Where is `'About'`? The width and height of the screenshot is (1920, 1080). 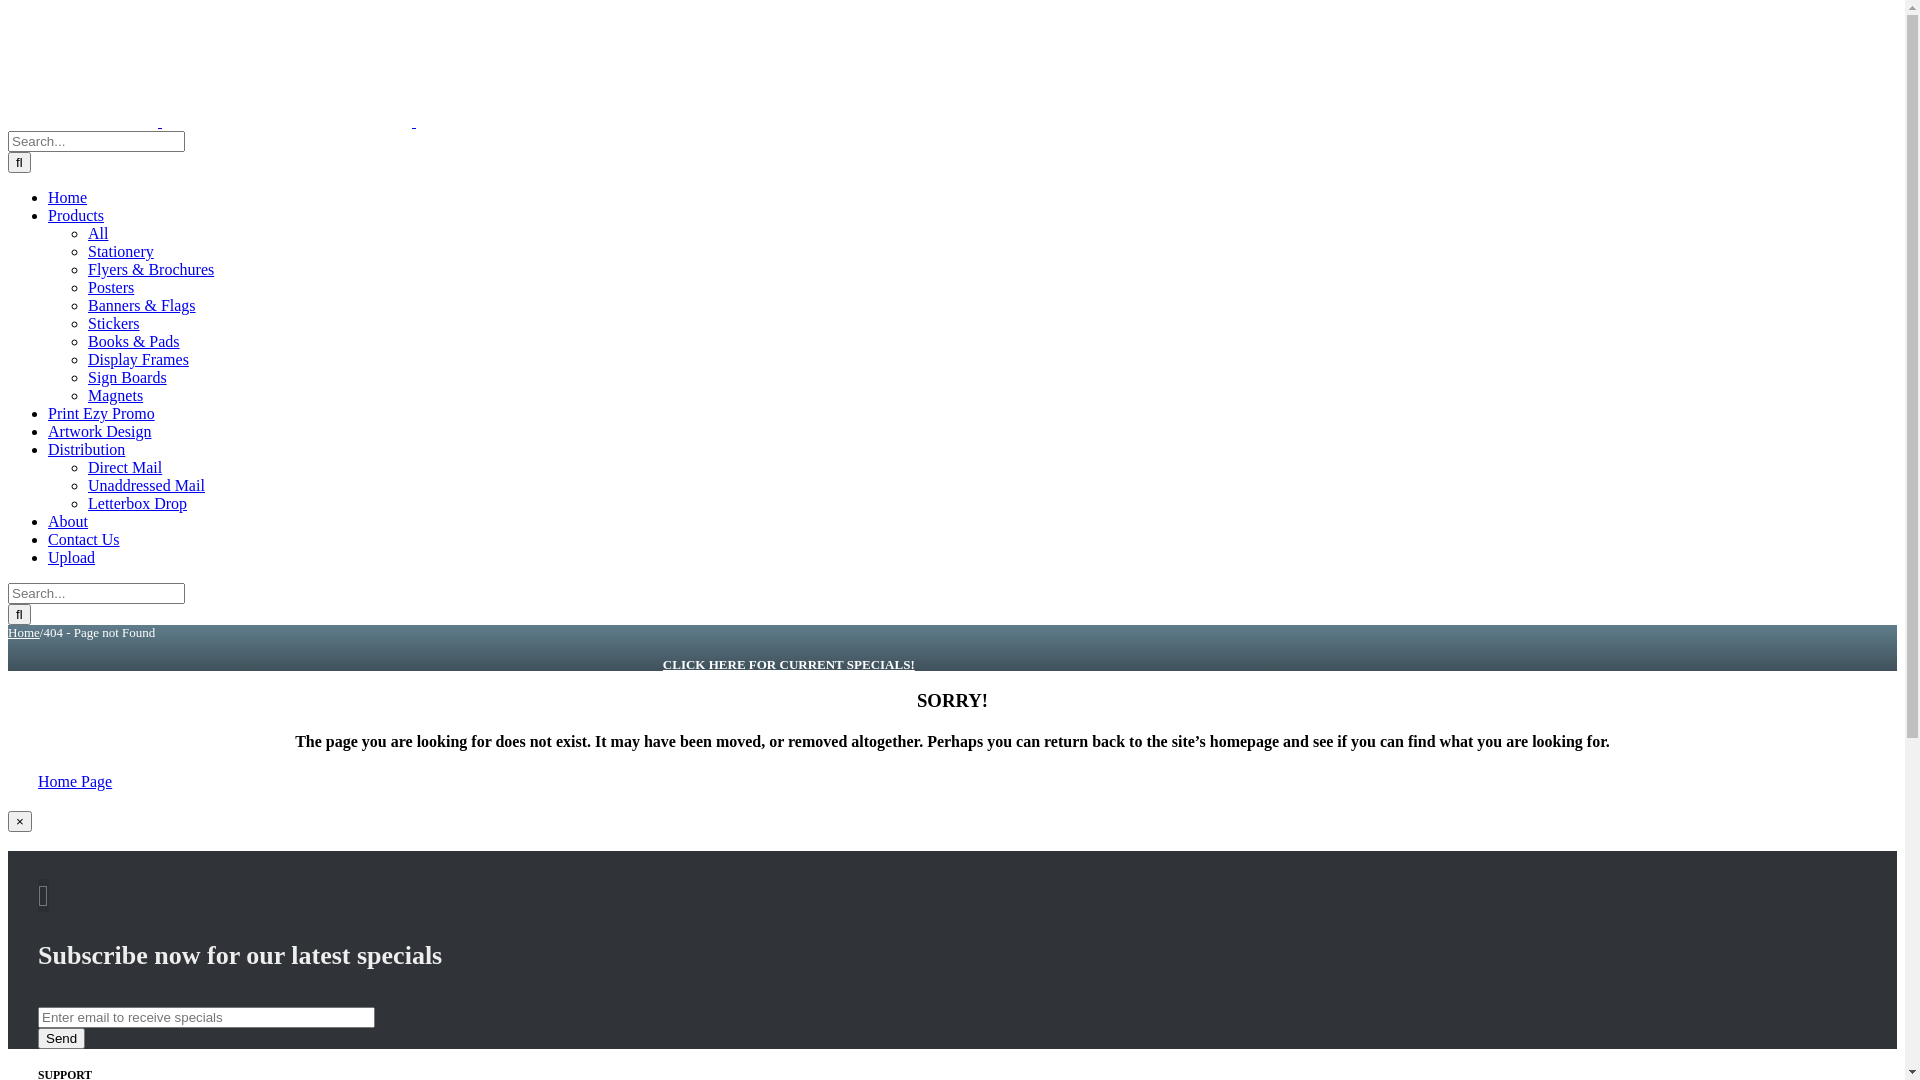
'About' is located at coordinates (67, 520).